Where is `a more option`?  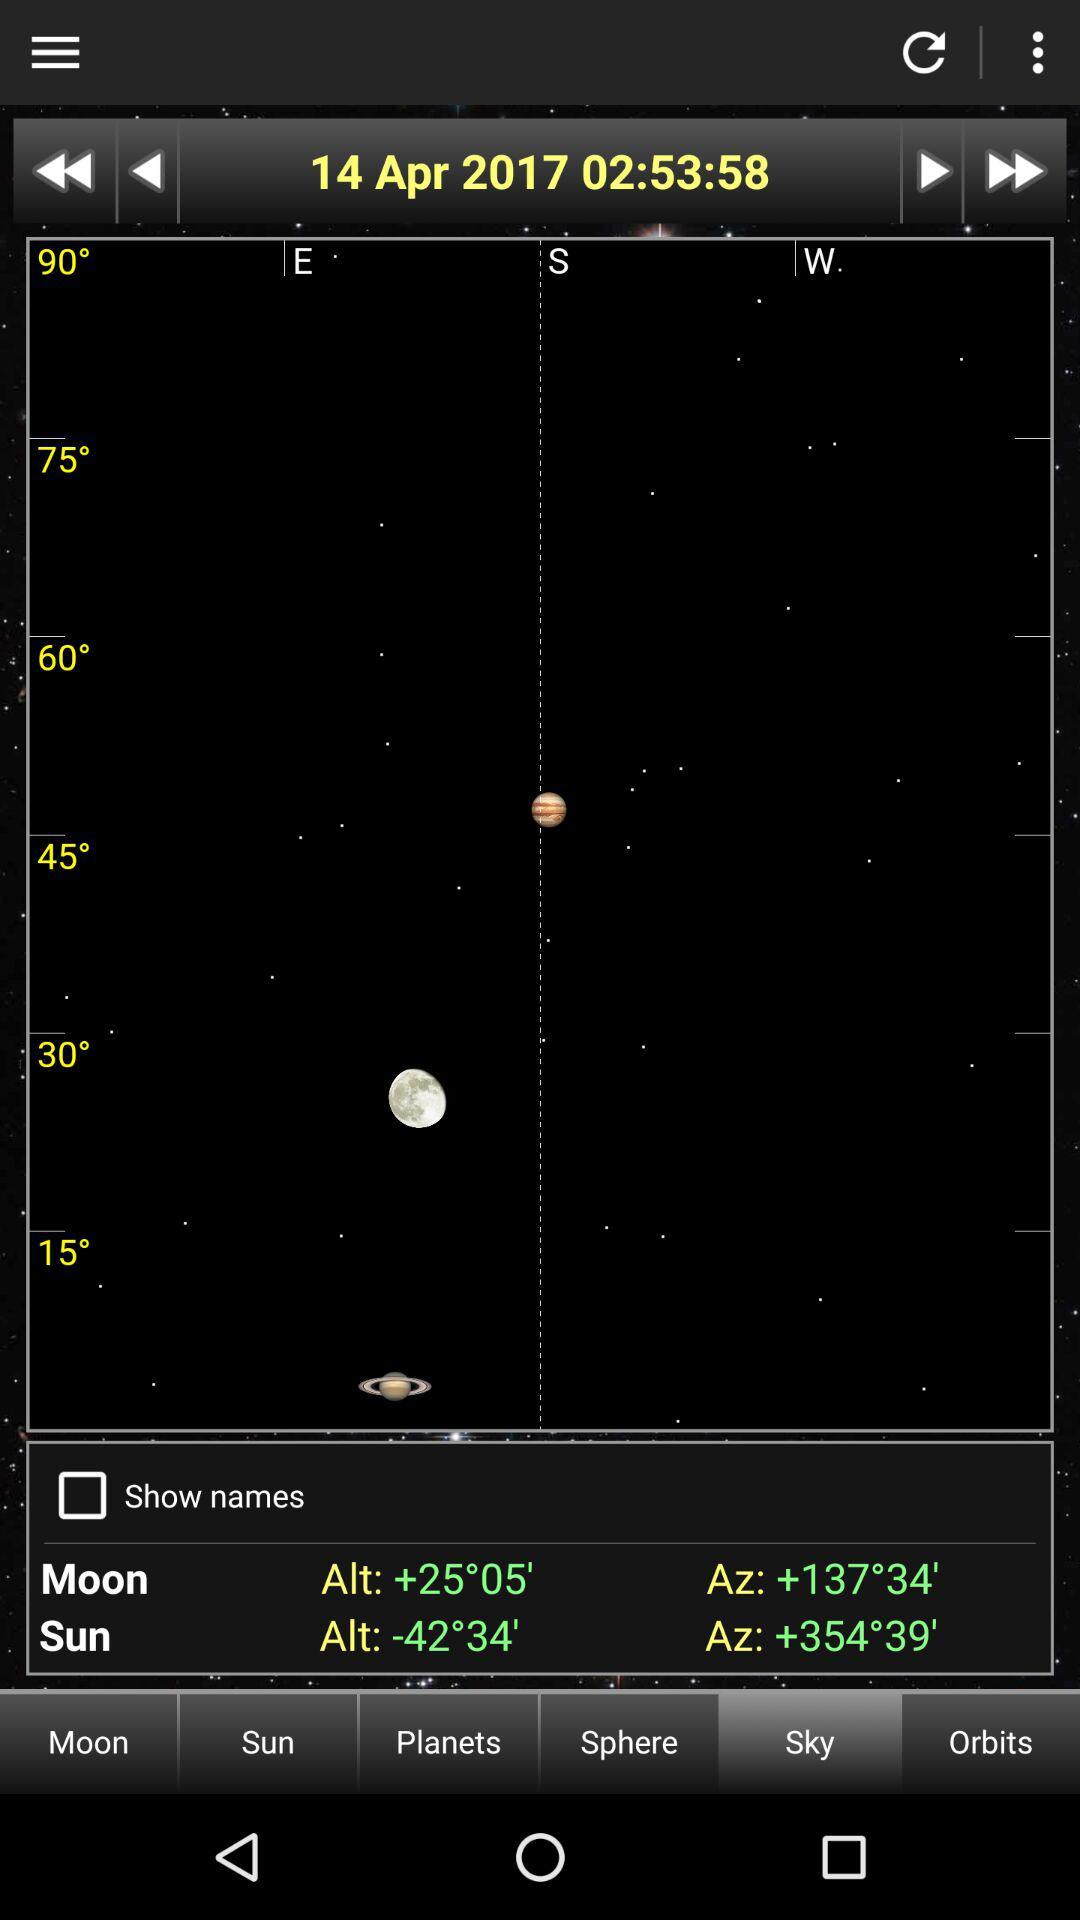
a more option is located at coordinates (54, 52).